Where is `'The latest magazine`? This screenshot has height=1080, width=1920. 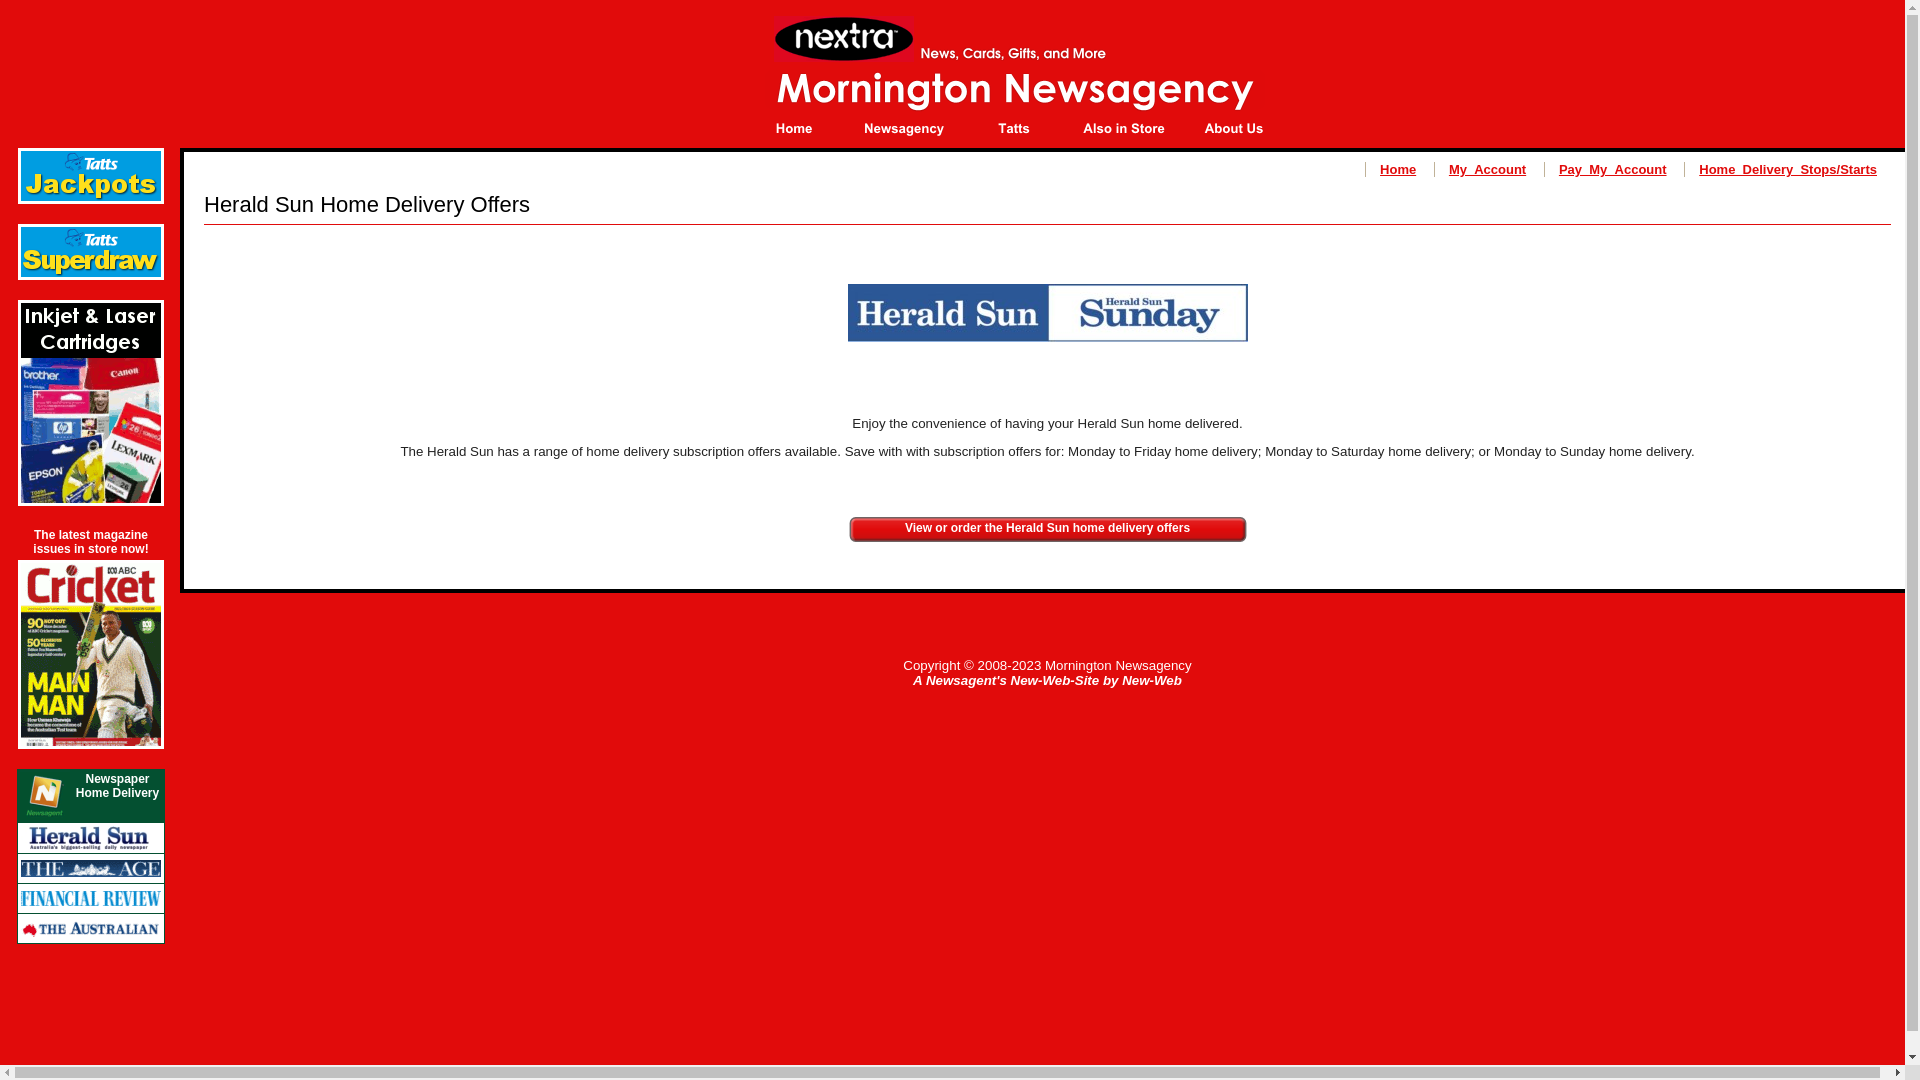
'The latest magazine is located at coordinates (33, 542).